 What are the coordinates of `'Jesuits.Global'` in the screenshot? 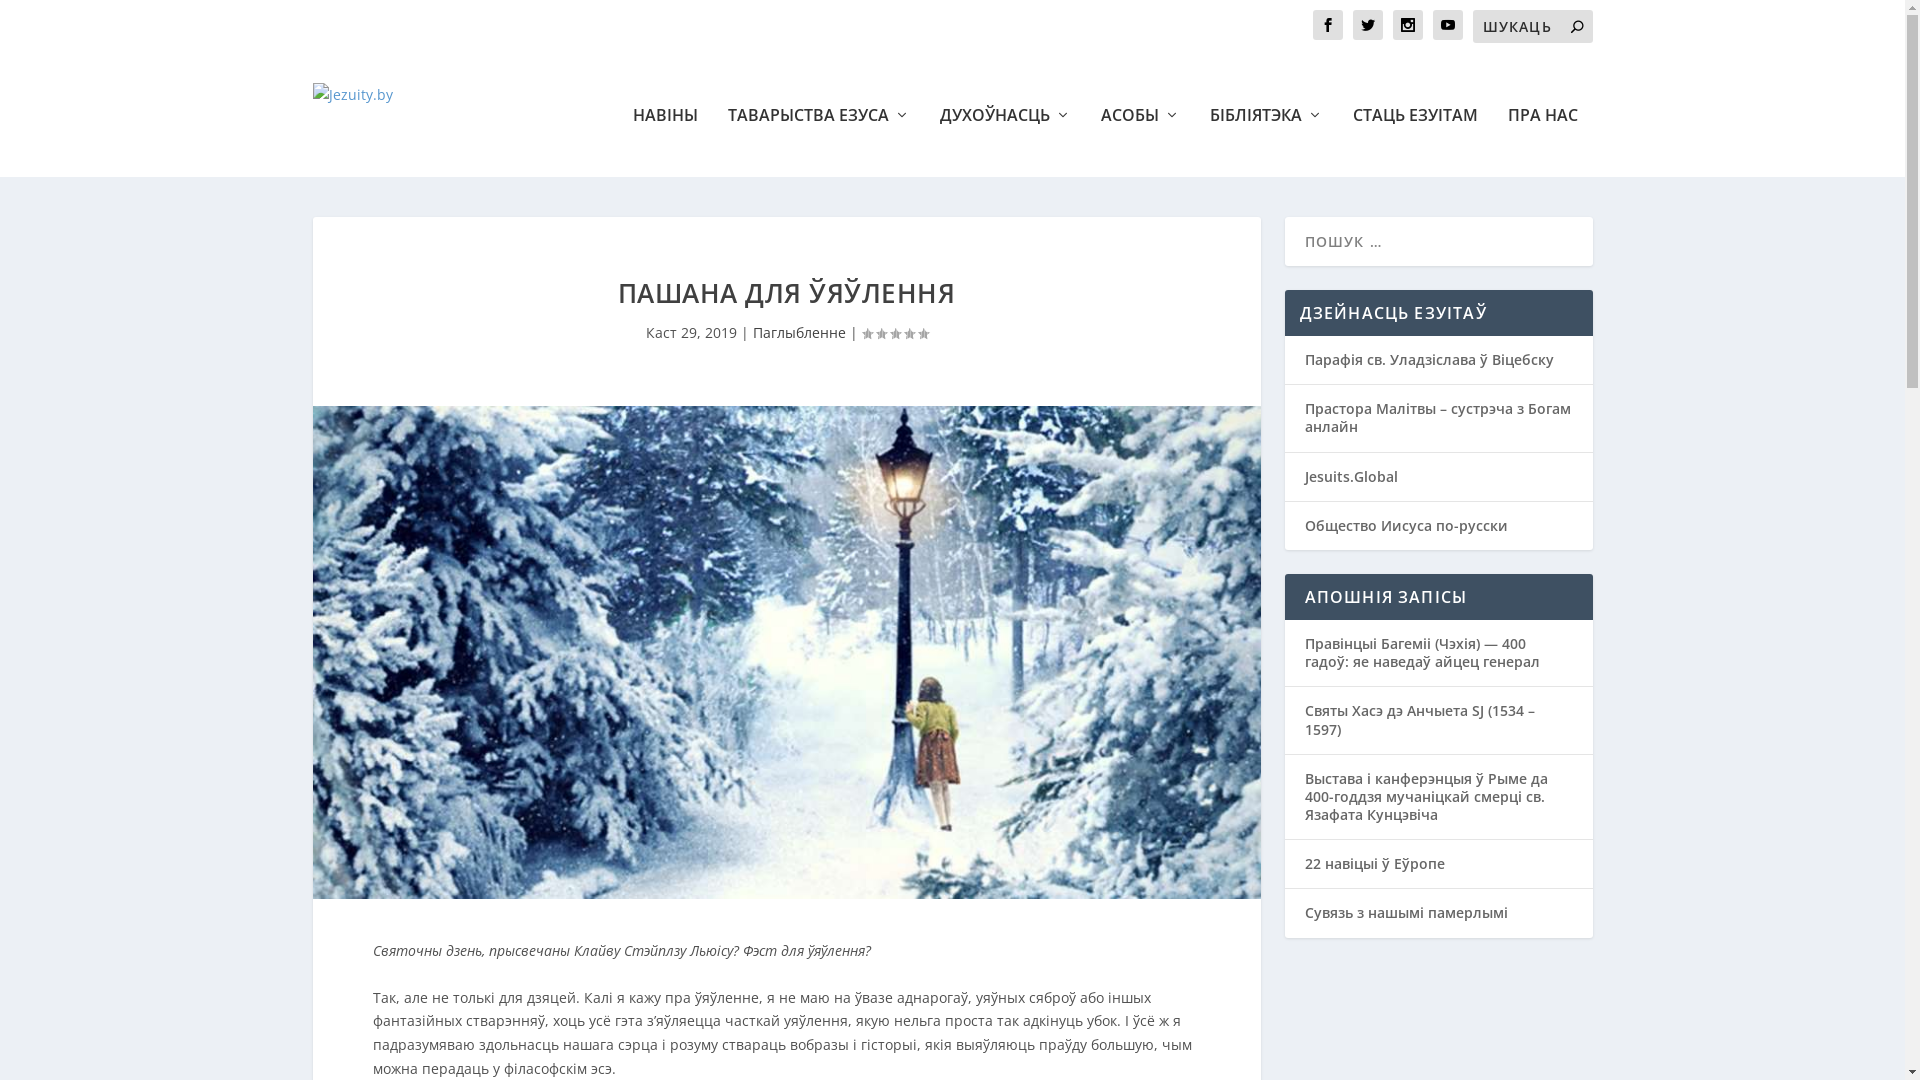 It's located at (1350, 476).